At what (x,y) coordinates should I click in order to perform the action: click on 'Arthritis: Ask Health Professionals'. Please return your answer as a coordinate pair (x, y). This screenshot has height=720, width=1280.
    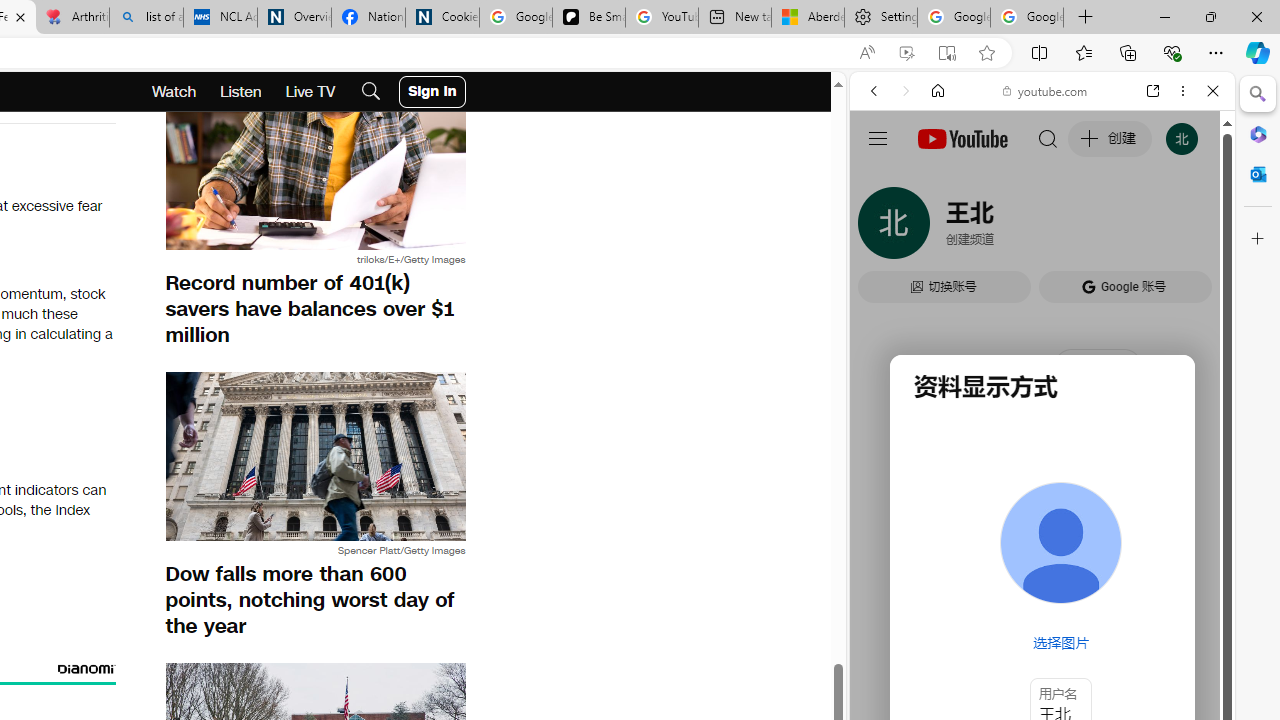
    Looking at the image, I should click on (72, 17).